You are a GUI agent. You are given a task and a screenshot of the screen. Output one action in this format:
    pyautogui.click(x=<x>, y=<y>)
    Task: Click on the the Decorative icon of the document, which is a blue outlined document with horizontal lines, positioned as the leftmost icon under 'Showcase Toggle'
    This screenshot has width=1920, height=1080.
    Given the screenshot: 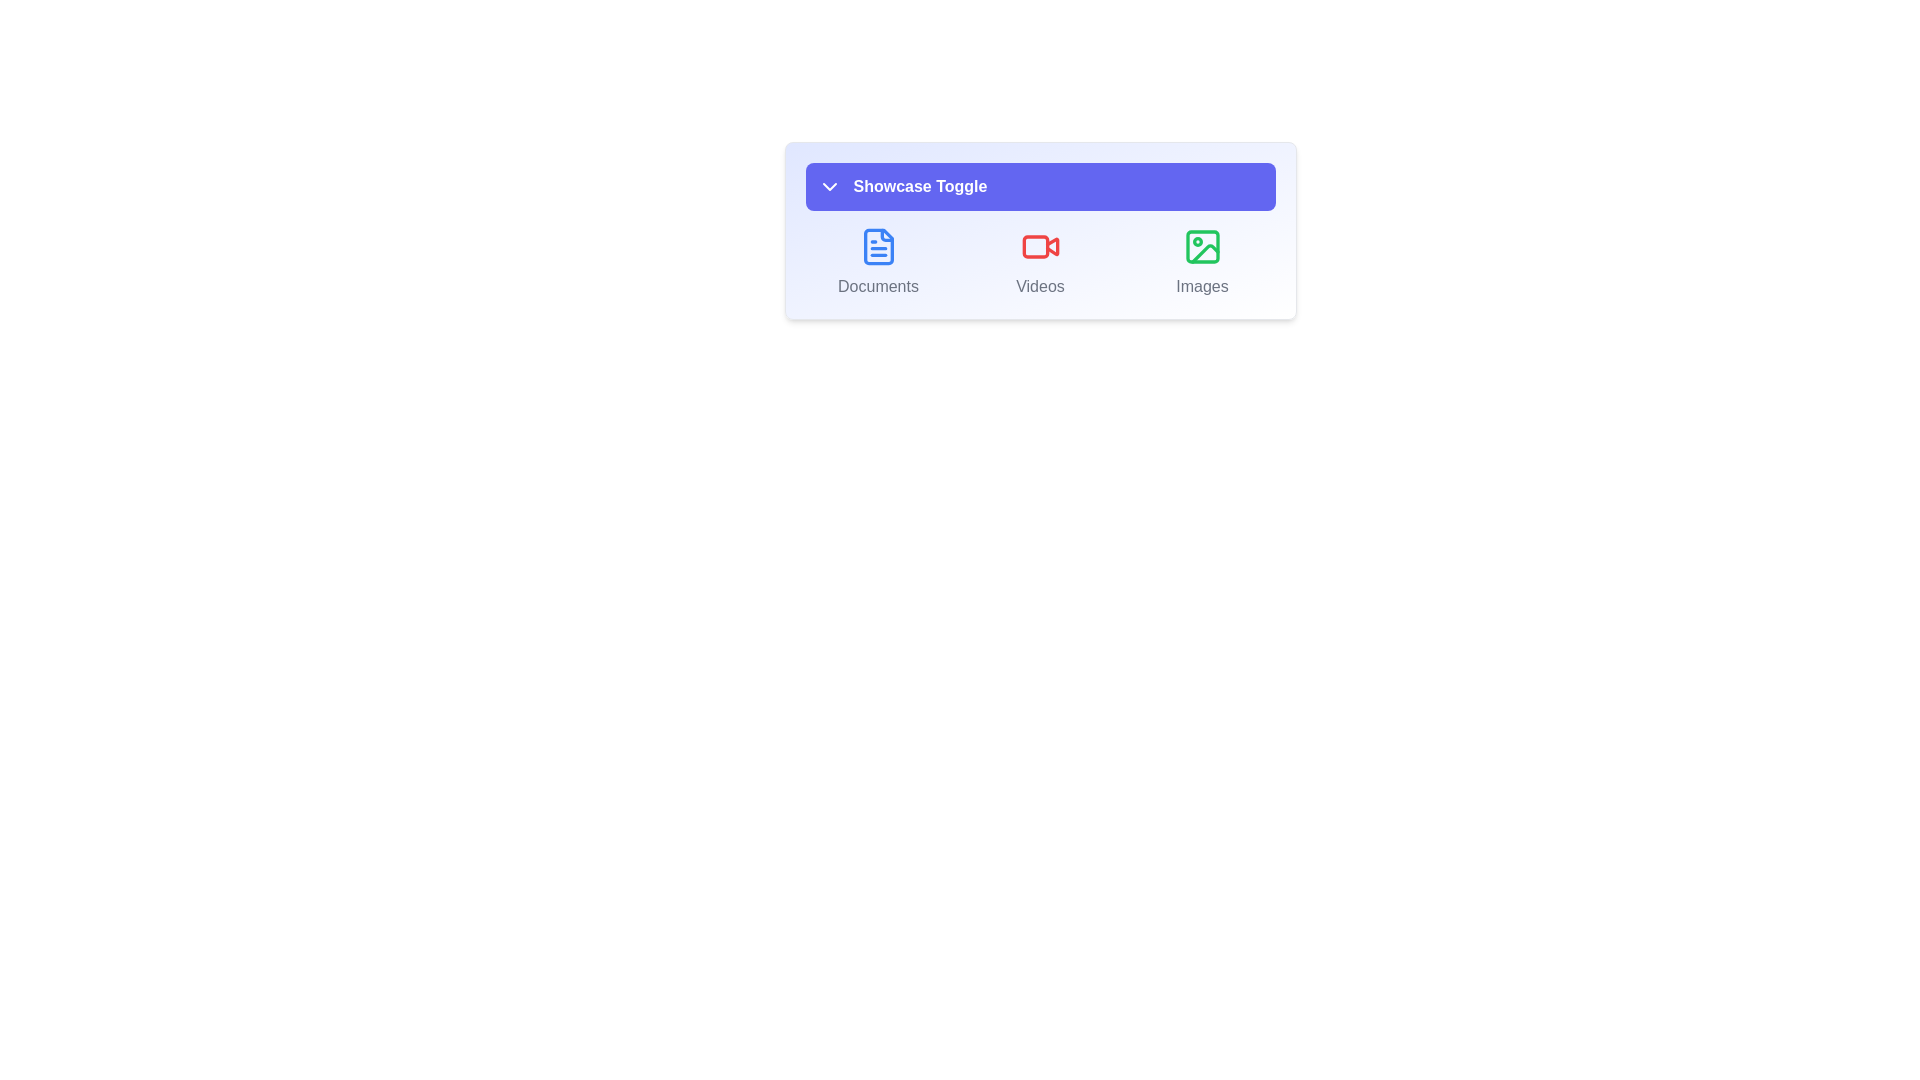 What is the action you would take?
    pyautogui.click(x=878, y=245)
    